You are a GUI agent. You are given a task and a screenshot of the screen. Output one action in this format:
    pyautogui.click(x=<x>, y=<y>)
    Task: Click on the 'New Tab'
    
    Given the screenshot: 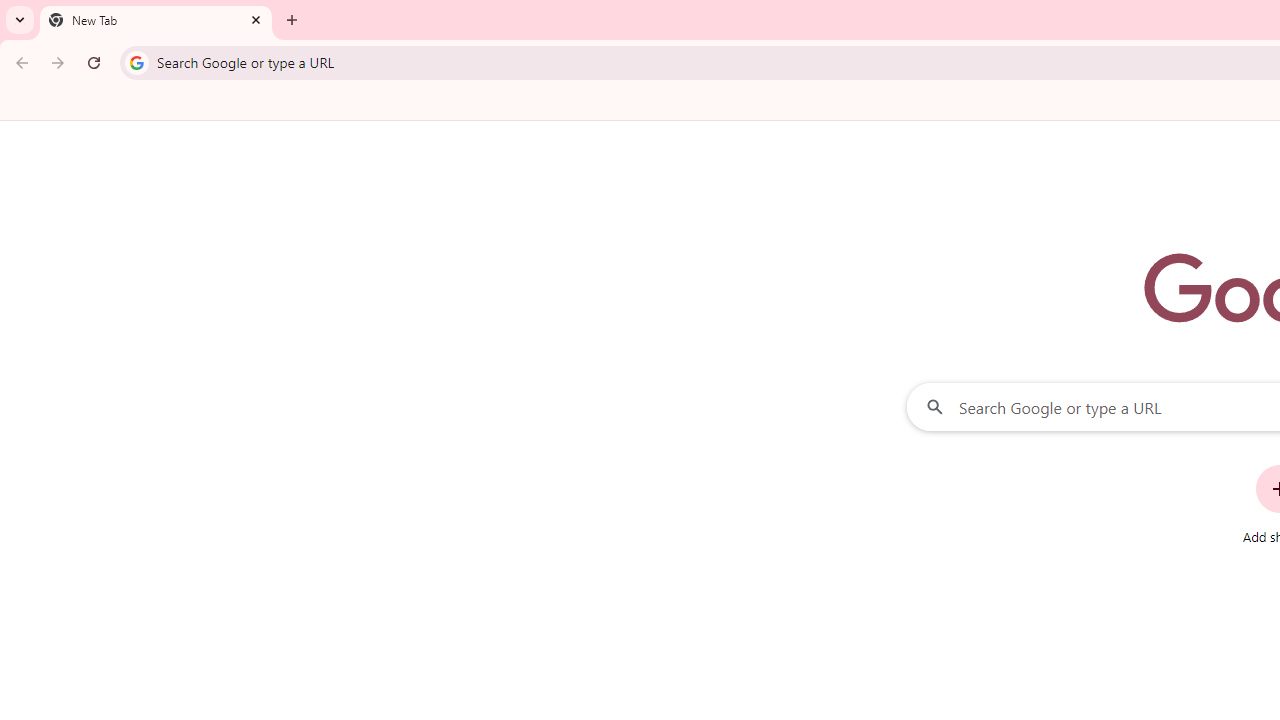 What is the action you would take?
    pyautogui.click(x=155, y=20)
    